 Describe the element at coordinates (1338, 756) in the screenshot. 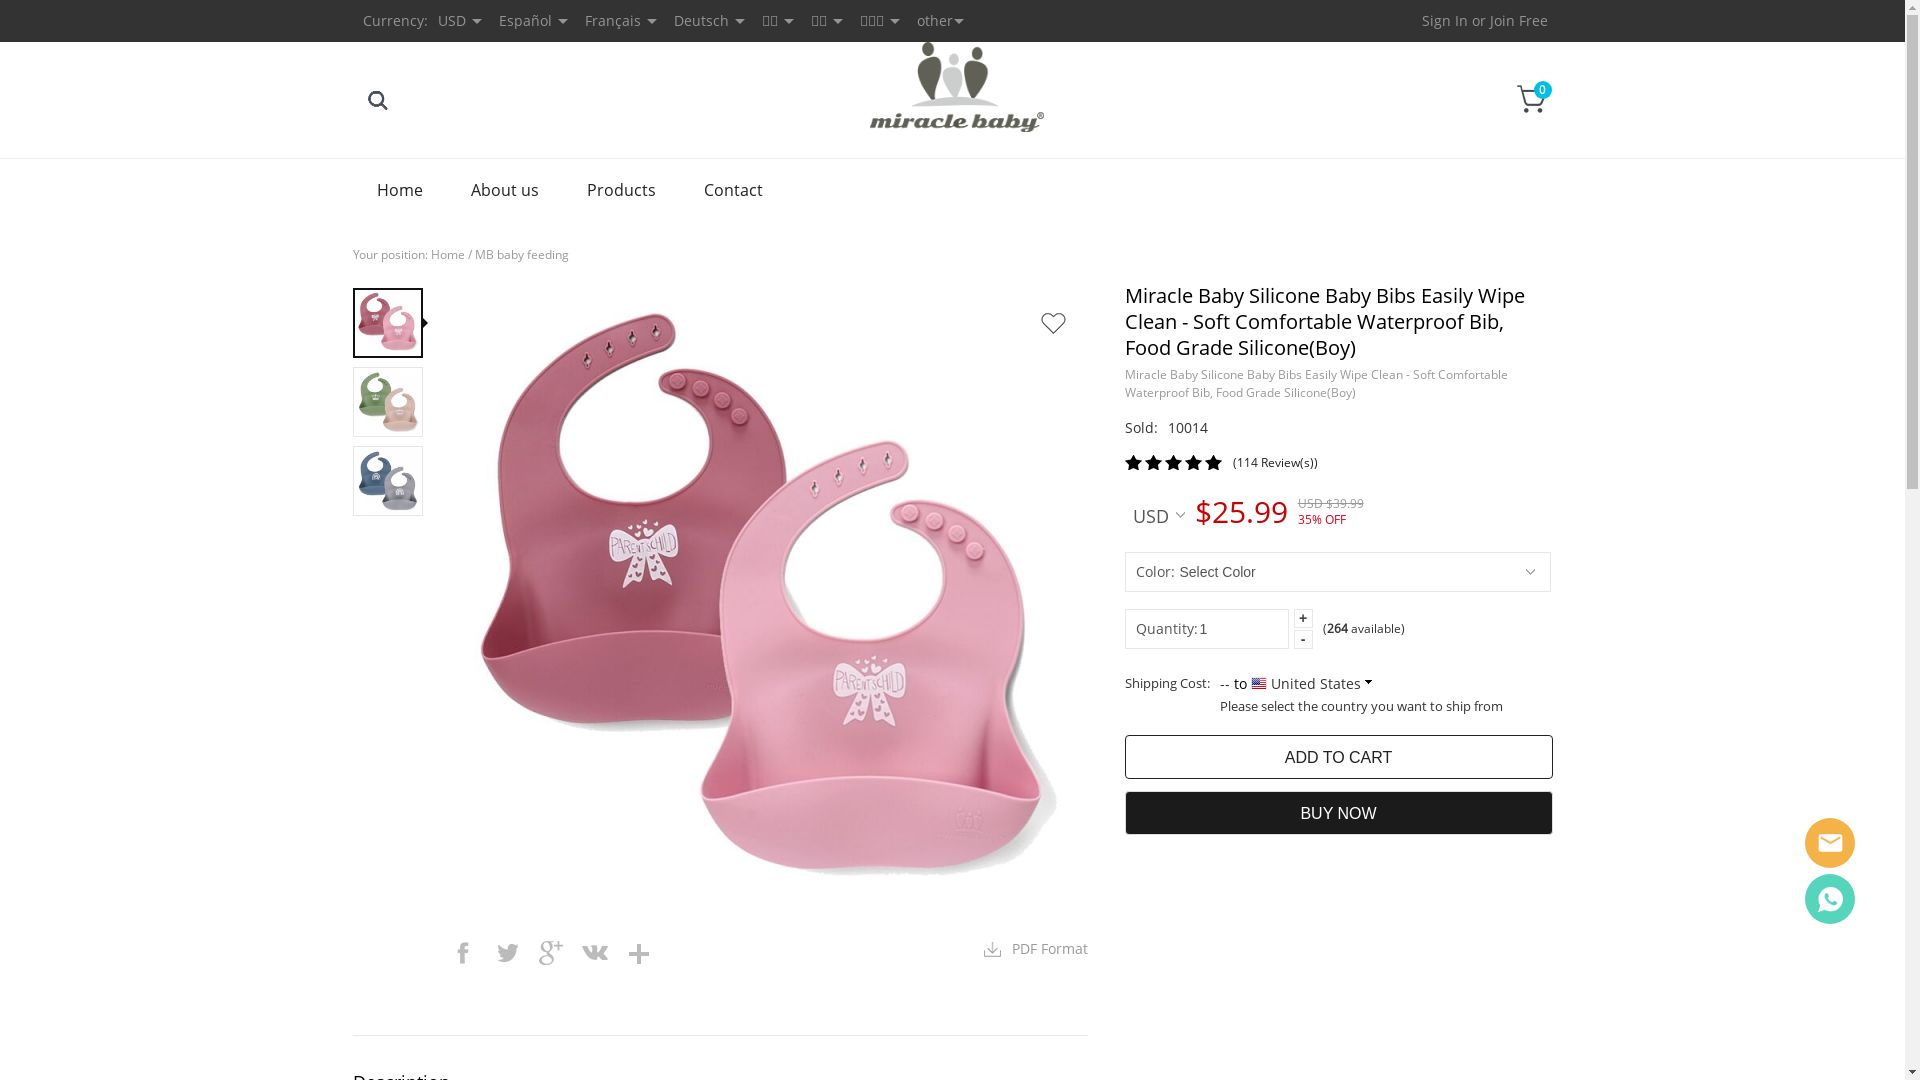

I see `'Add to Cart'` at that location.